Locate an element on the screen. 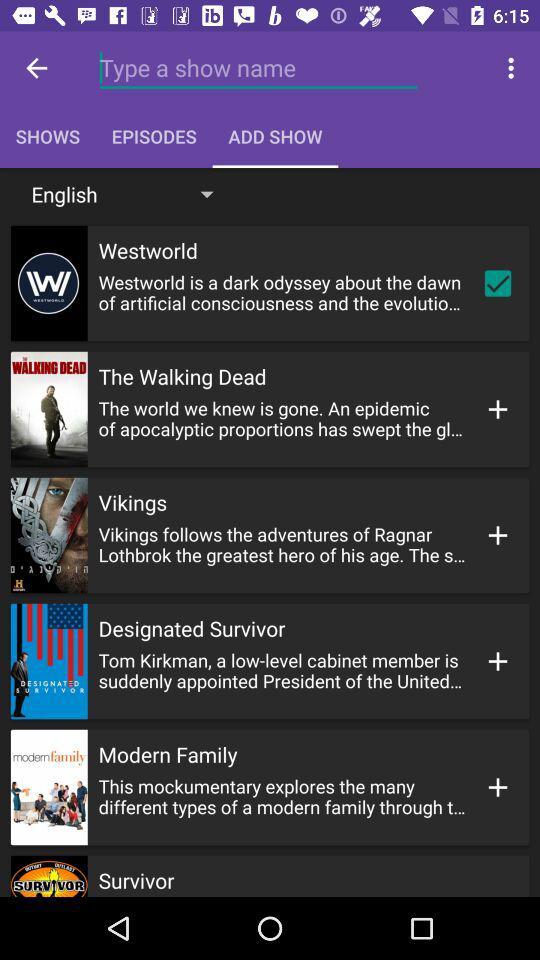 The image size is (540, 960). the field above episodes at the top of the page is located at coordinates (258, 68).